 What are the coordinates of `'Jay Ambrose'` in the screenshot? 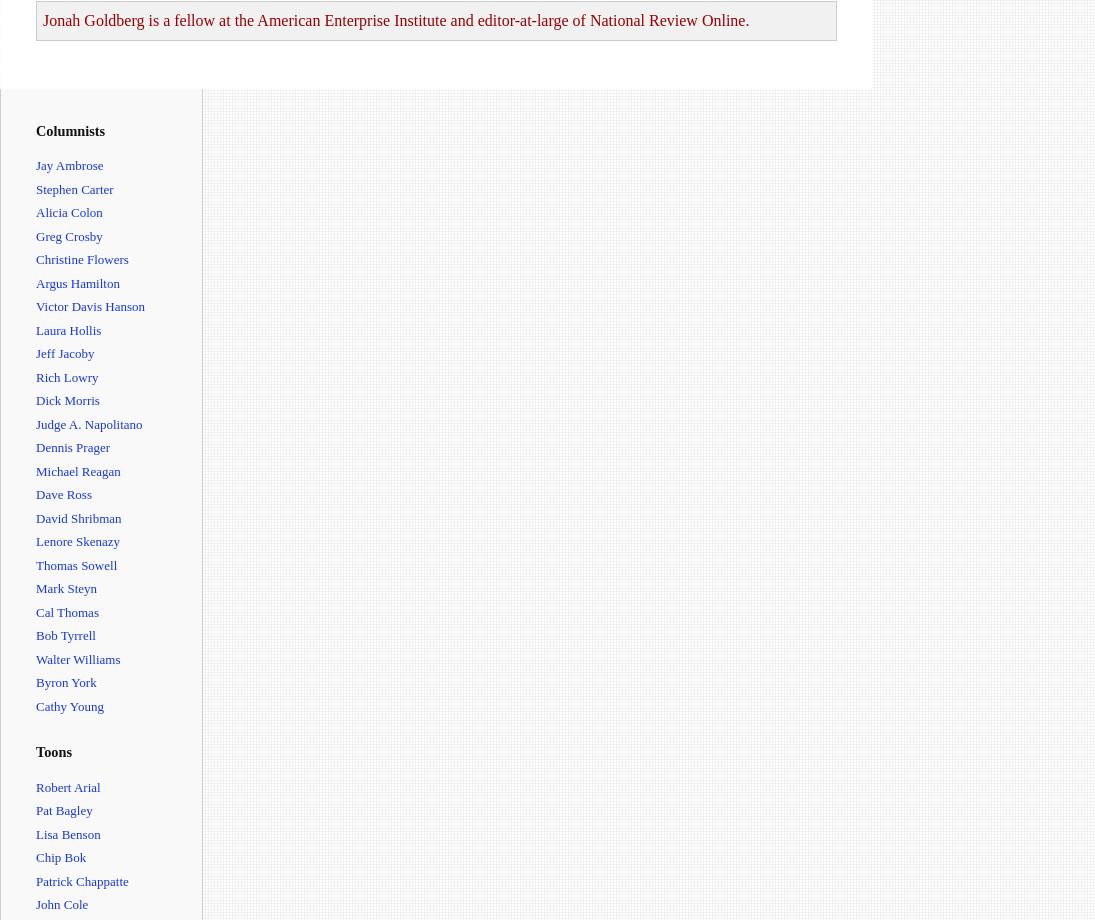 It's located at (68, 164).